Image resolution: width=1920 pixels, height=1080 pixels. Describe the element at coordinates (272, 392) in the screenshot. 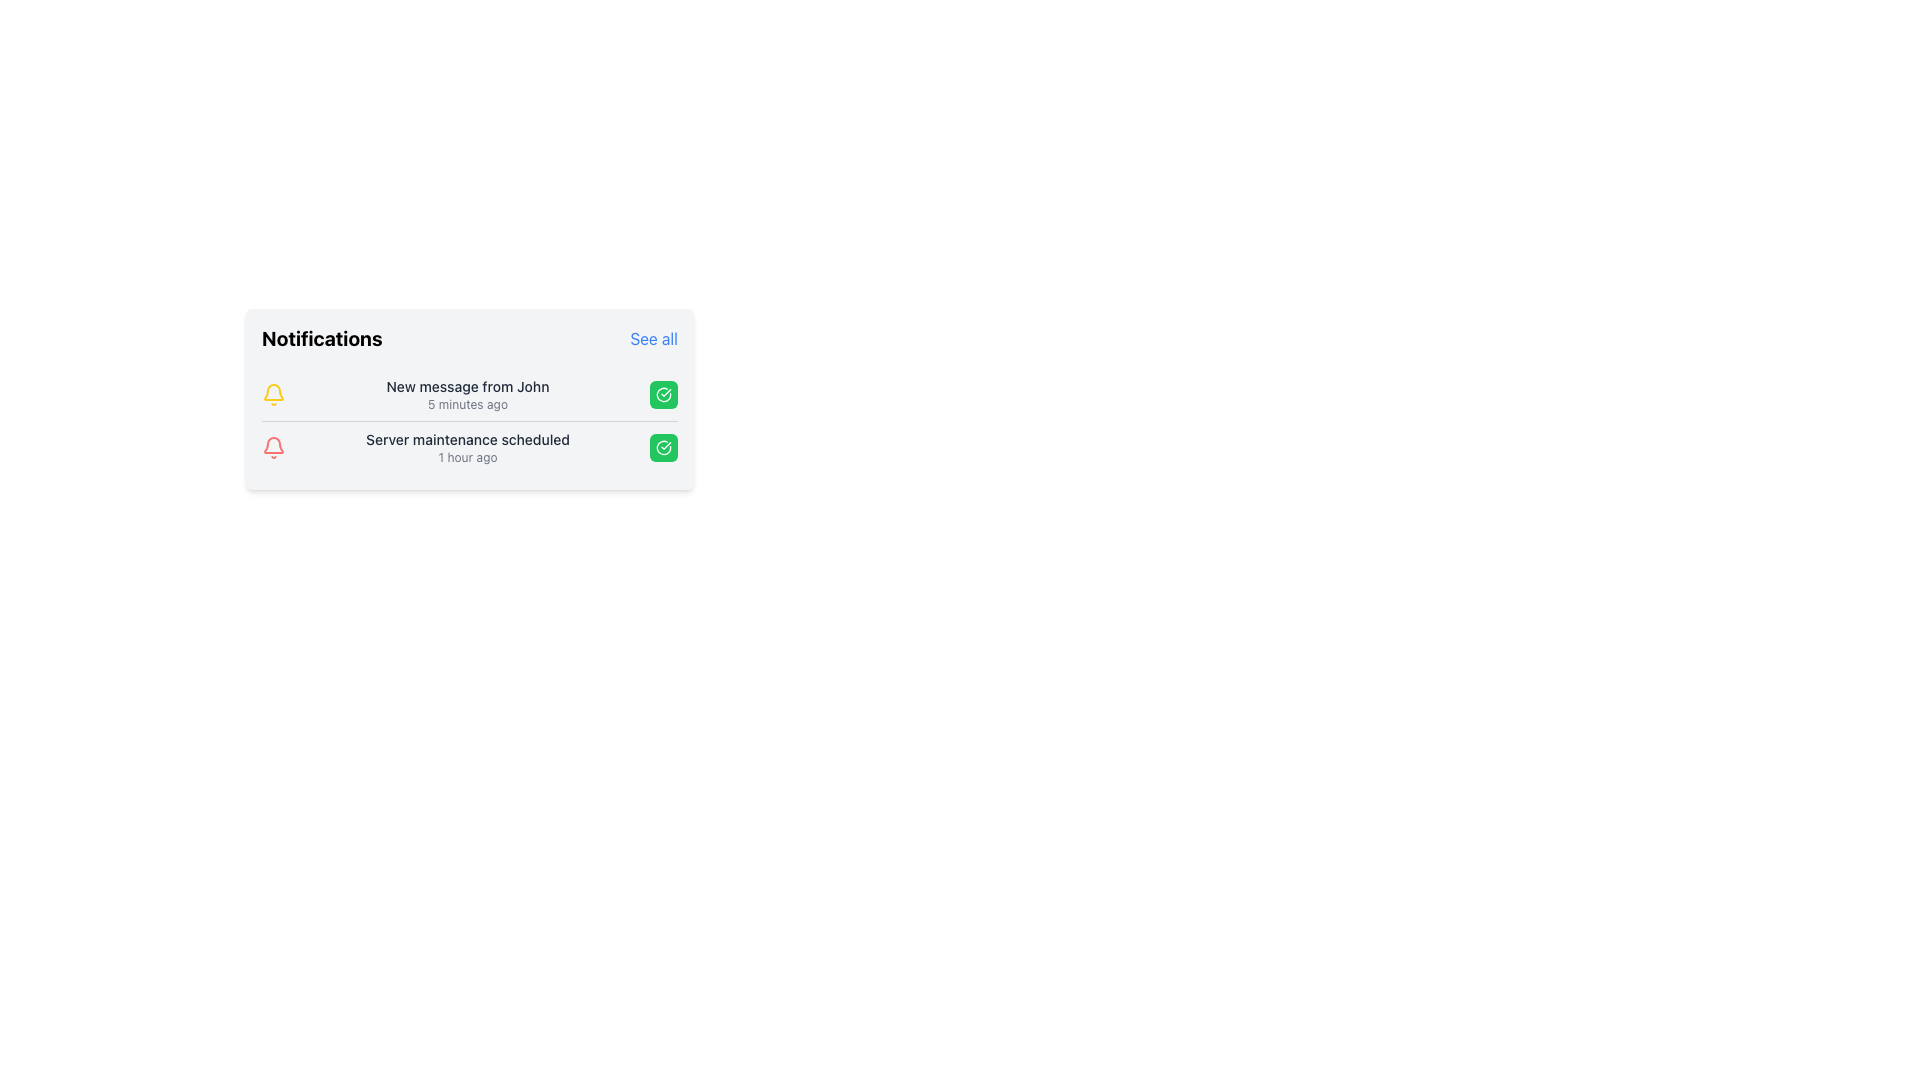

I see `the second icon in the notification list that represents system alerts or maintenance updates, located under the 'Notifications' header` at that location.